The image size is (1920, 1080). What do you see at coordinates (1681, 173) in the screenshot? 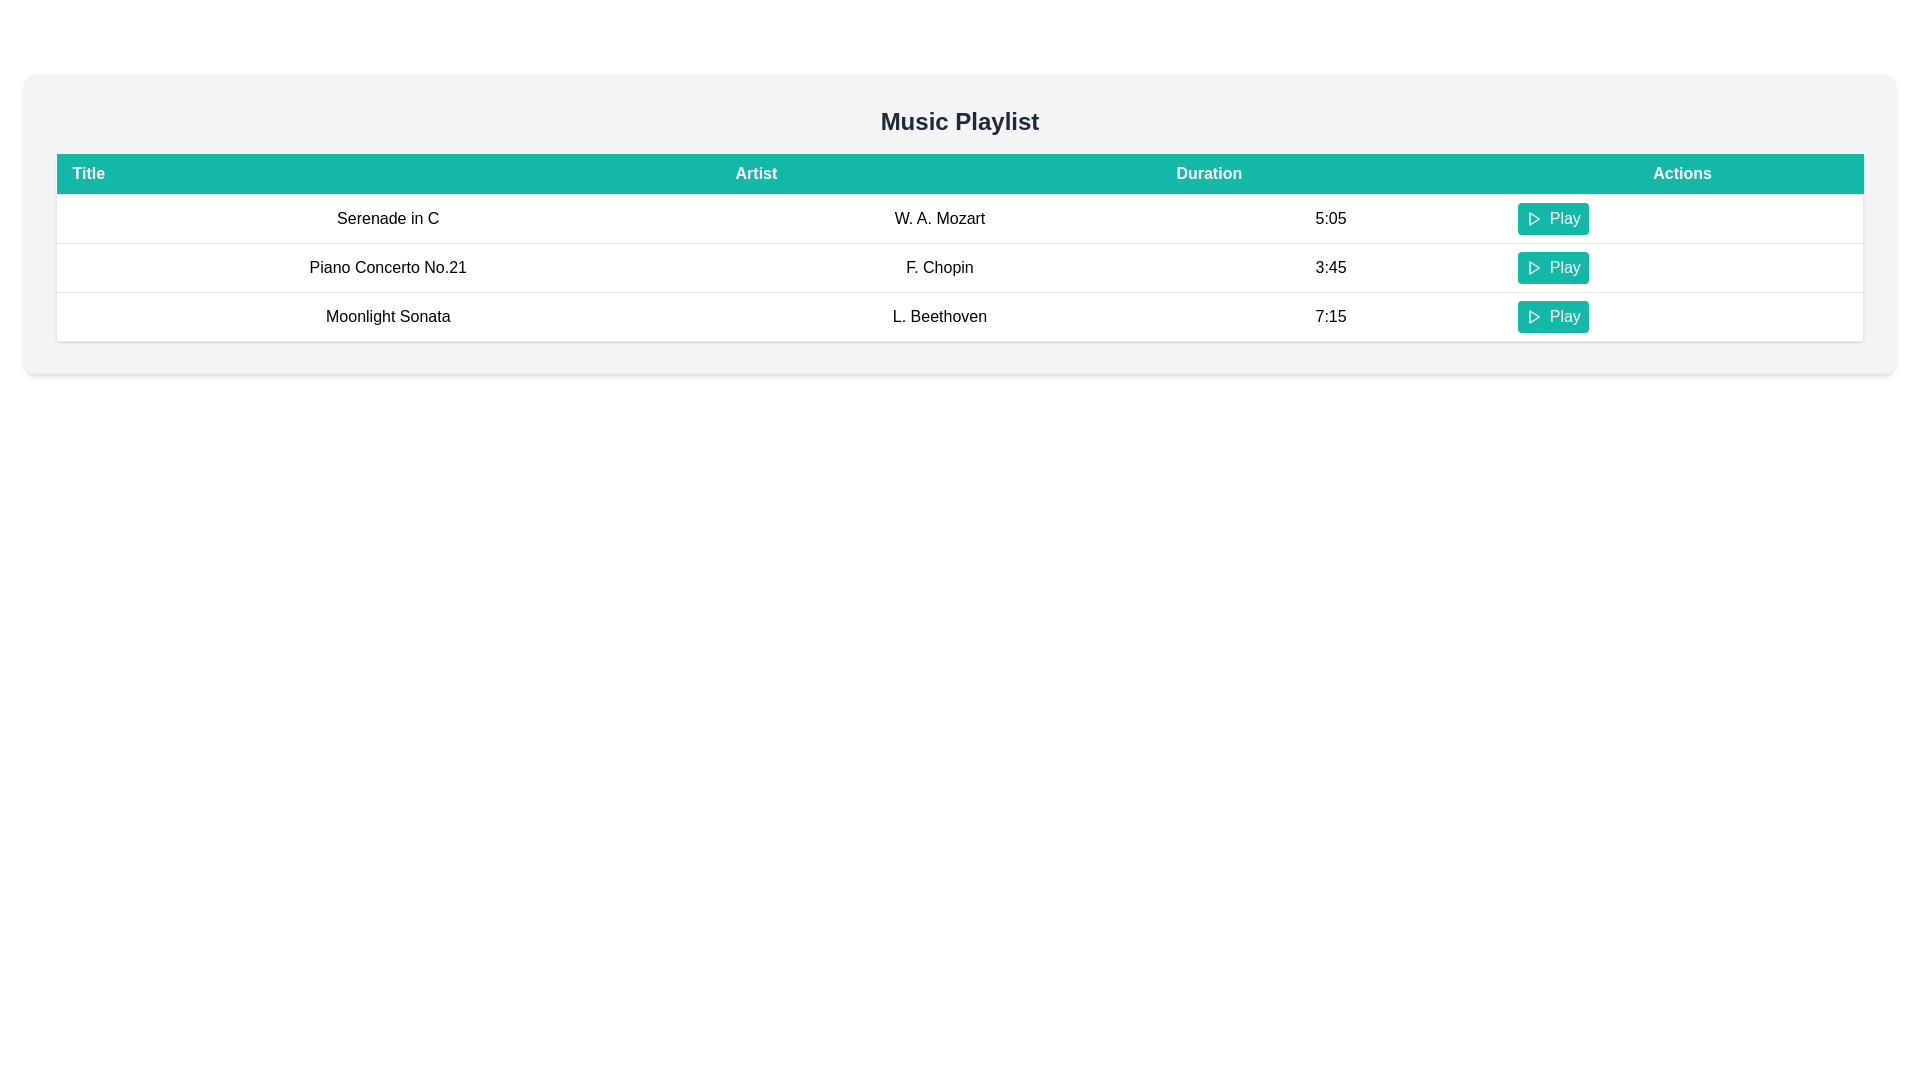
I see `the last column header of the table, which is positioned to the right of the 'Duration' column` at bounding box center [1681, 173].